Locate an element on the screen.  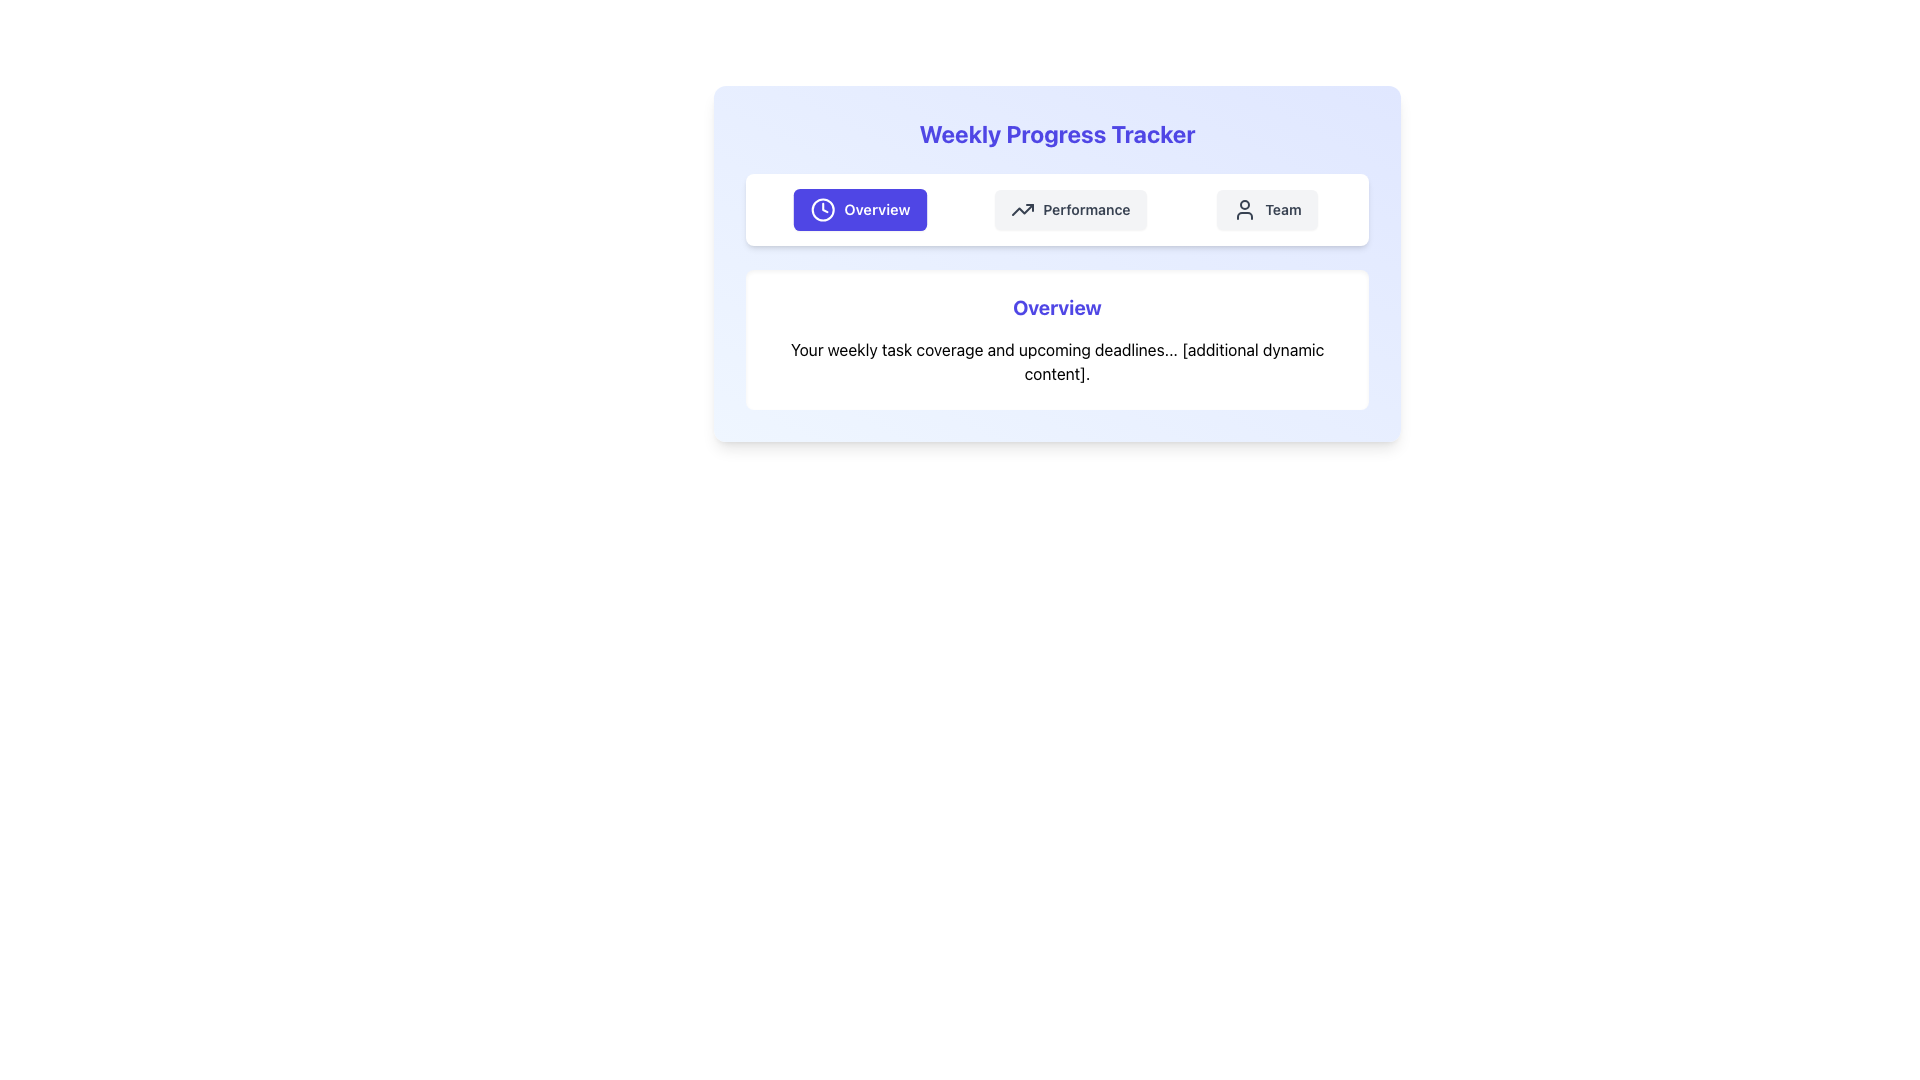
the leftmost button is located at coordinates (860, 209).